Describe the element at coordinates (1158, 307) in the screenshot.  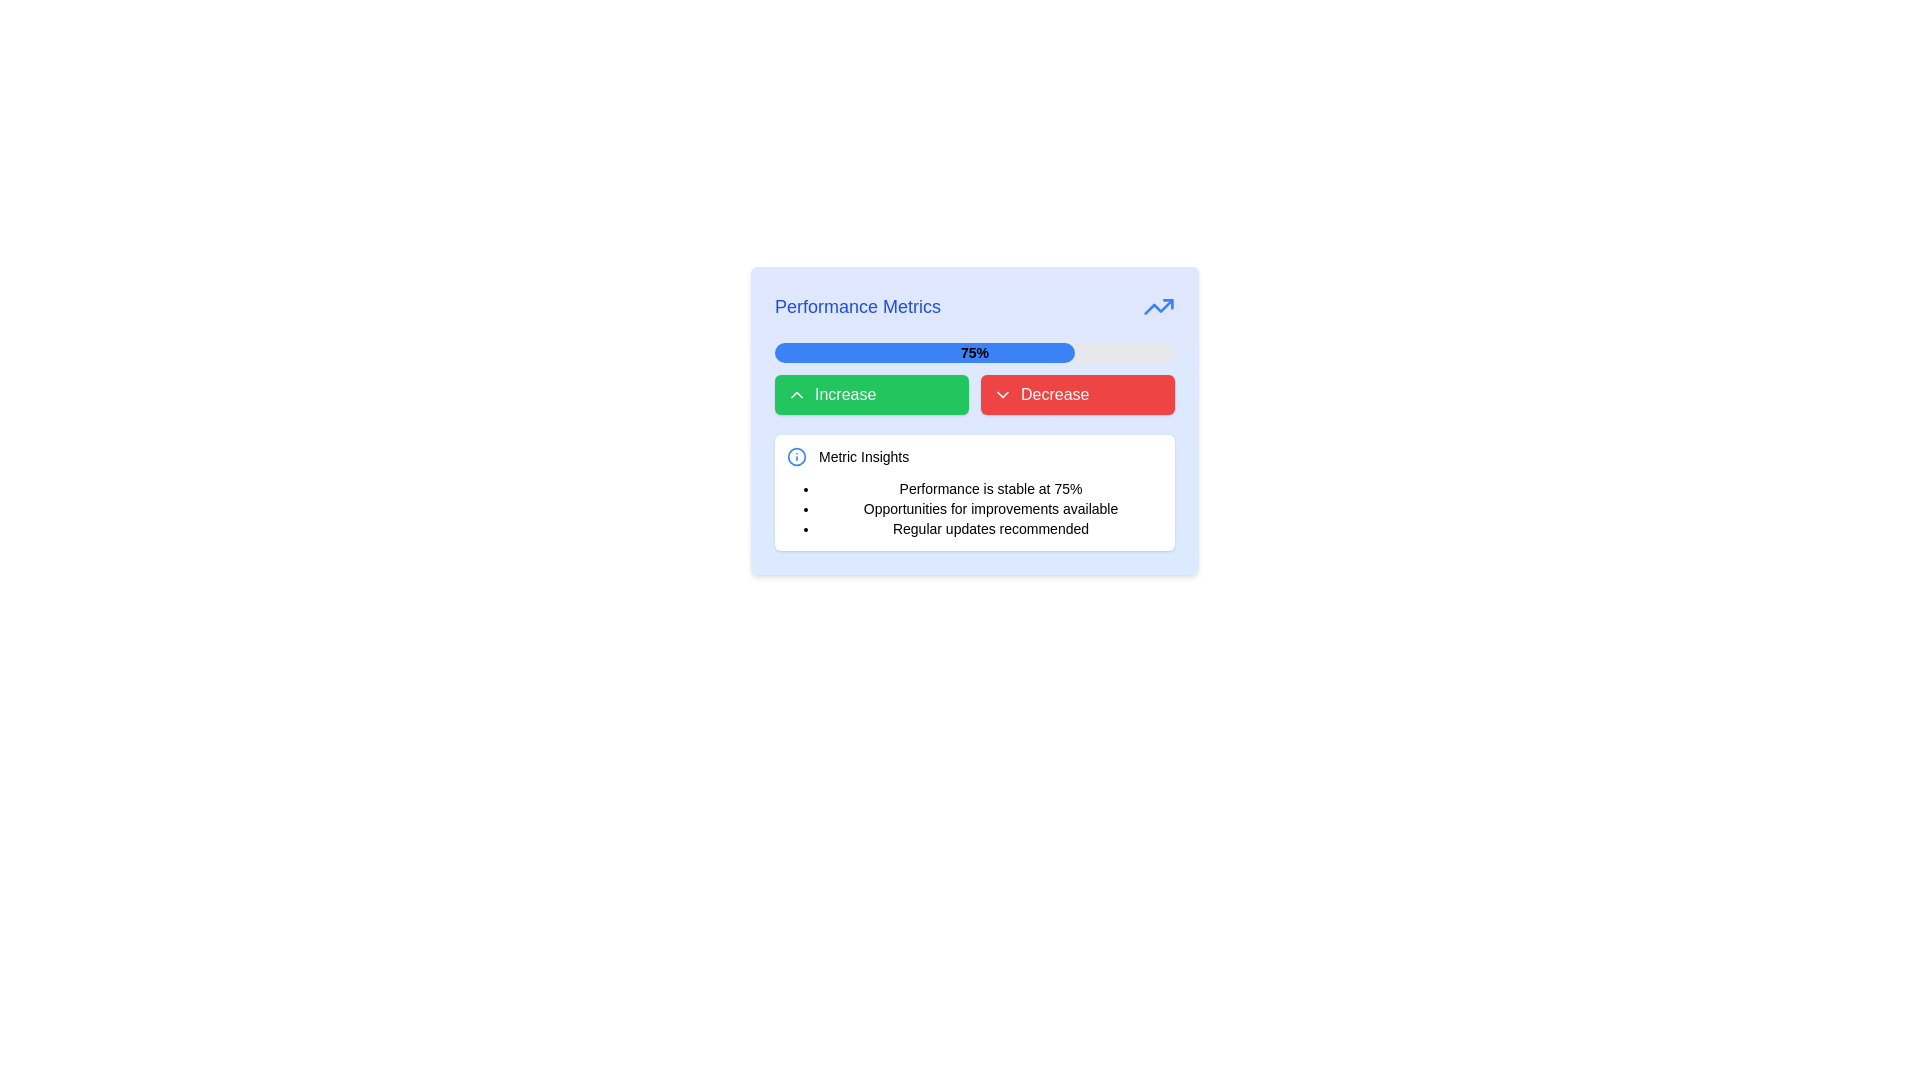
I see `the upward trend icon located at the top-right corner of the performance metrics card, which visually represents positive growth` at that location.